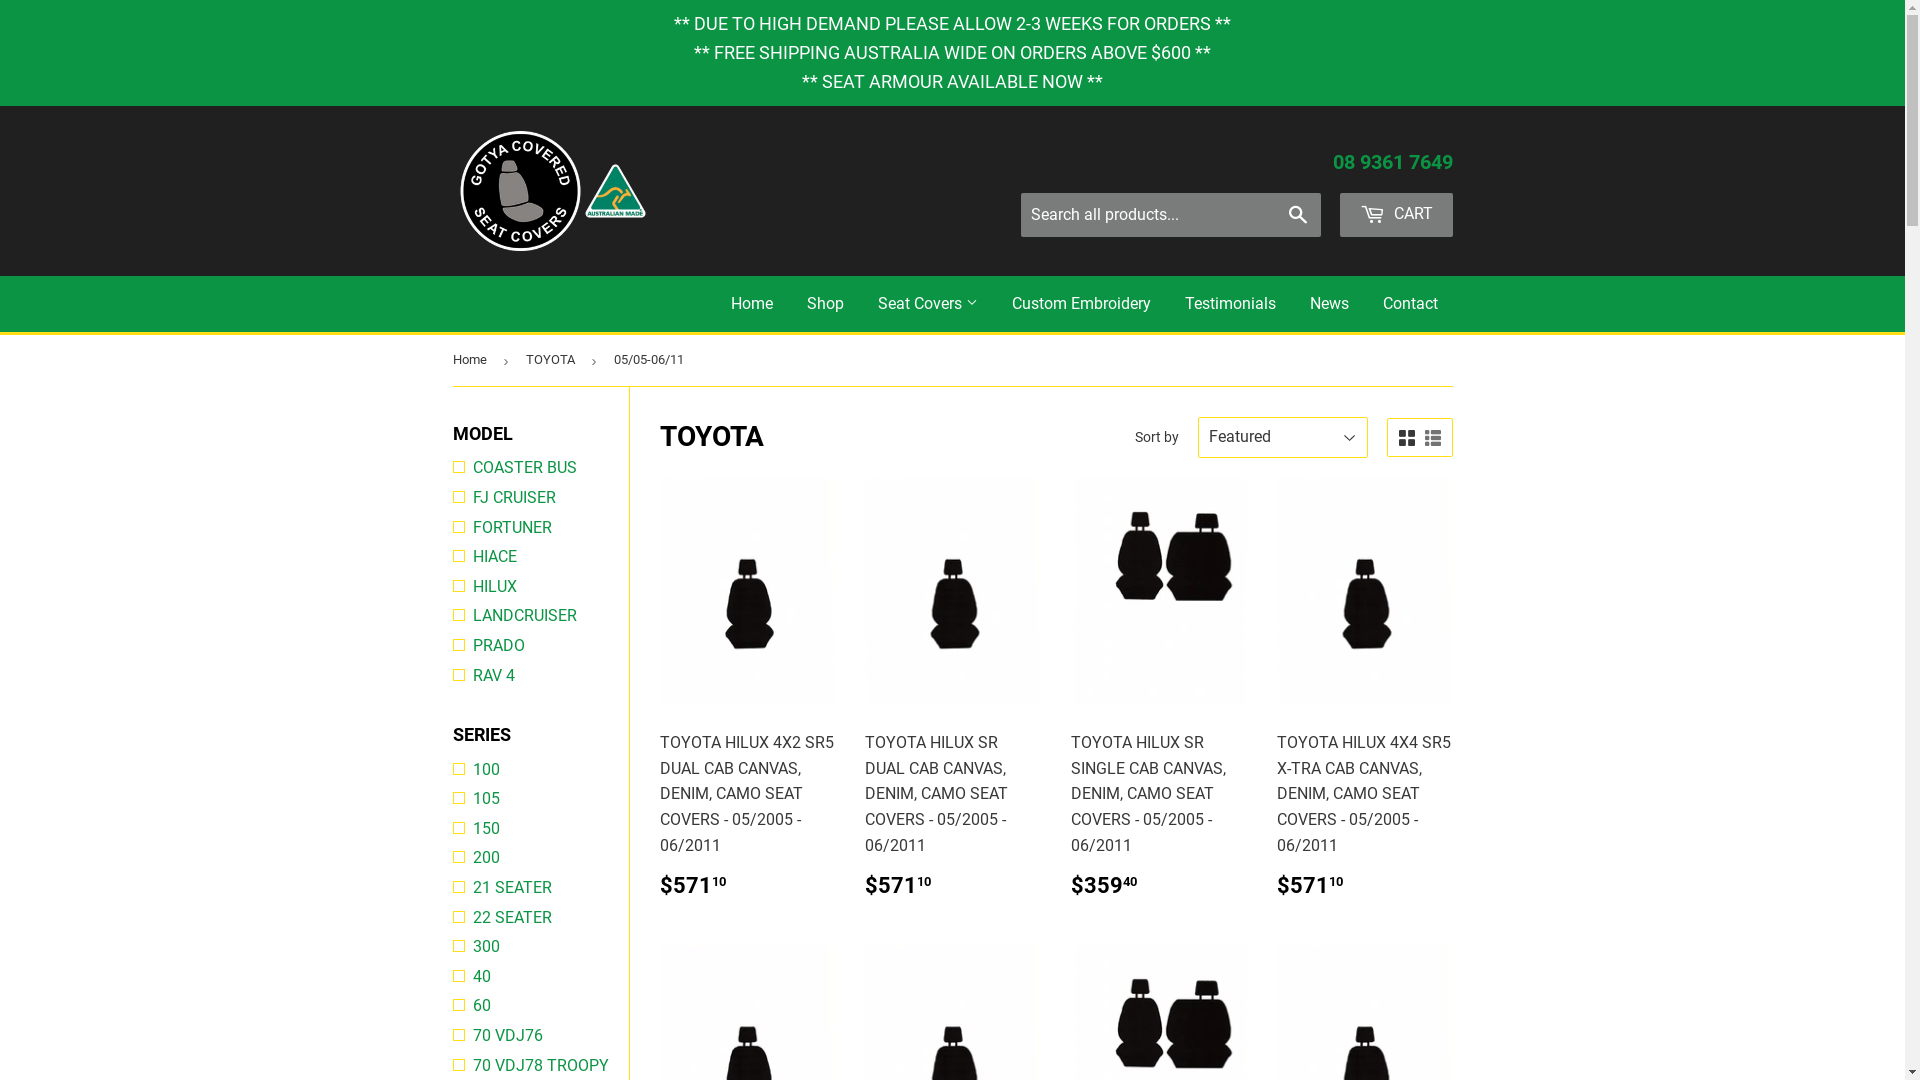  I want to click on 'Home', so click(751, 304).